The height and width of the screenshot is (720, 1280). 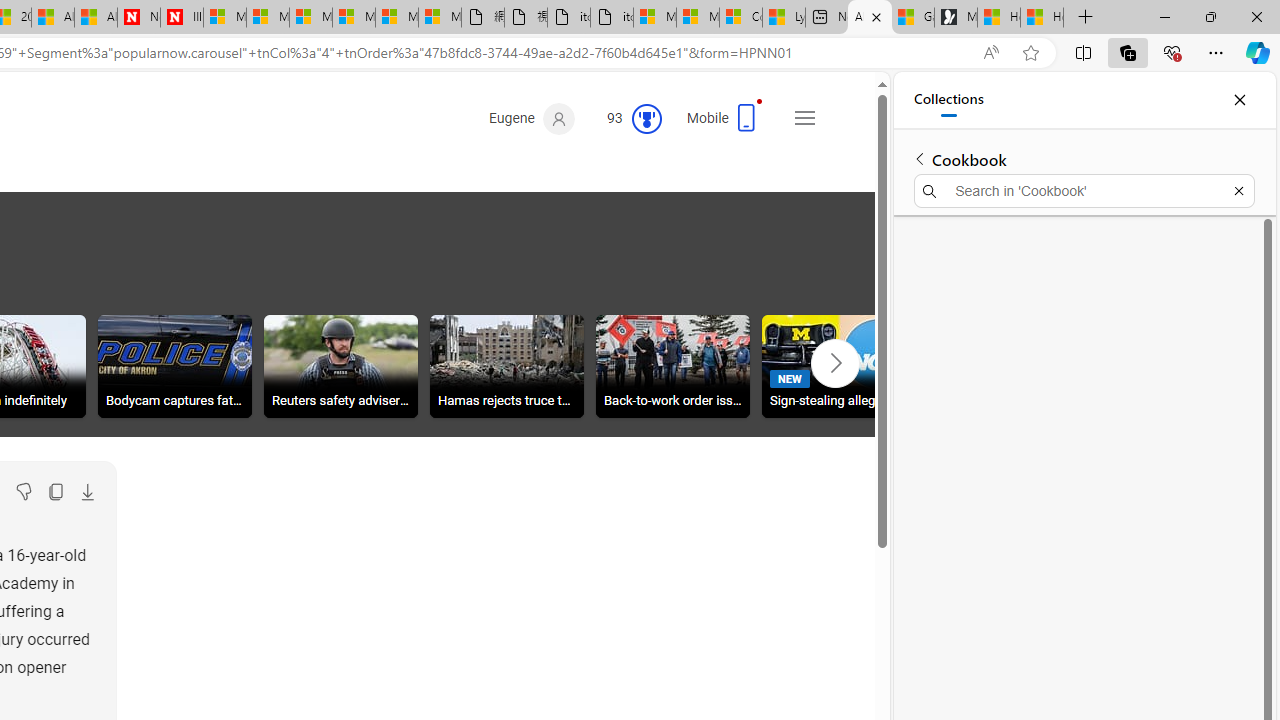 I want to click on 'Consumer Health Data Privacy Policy', so click(x=739, y=17).